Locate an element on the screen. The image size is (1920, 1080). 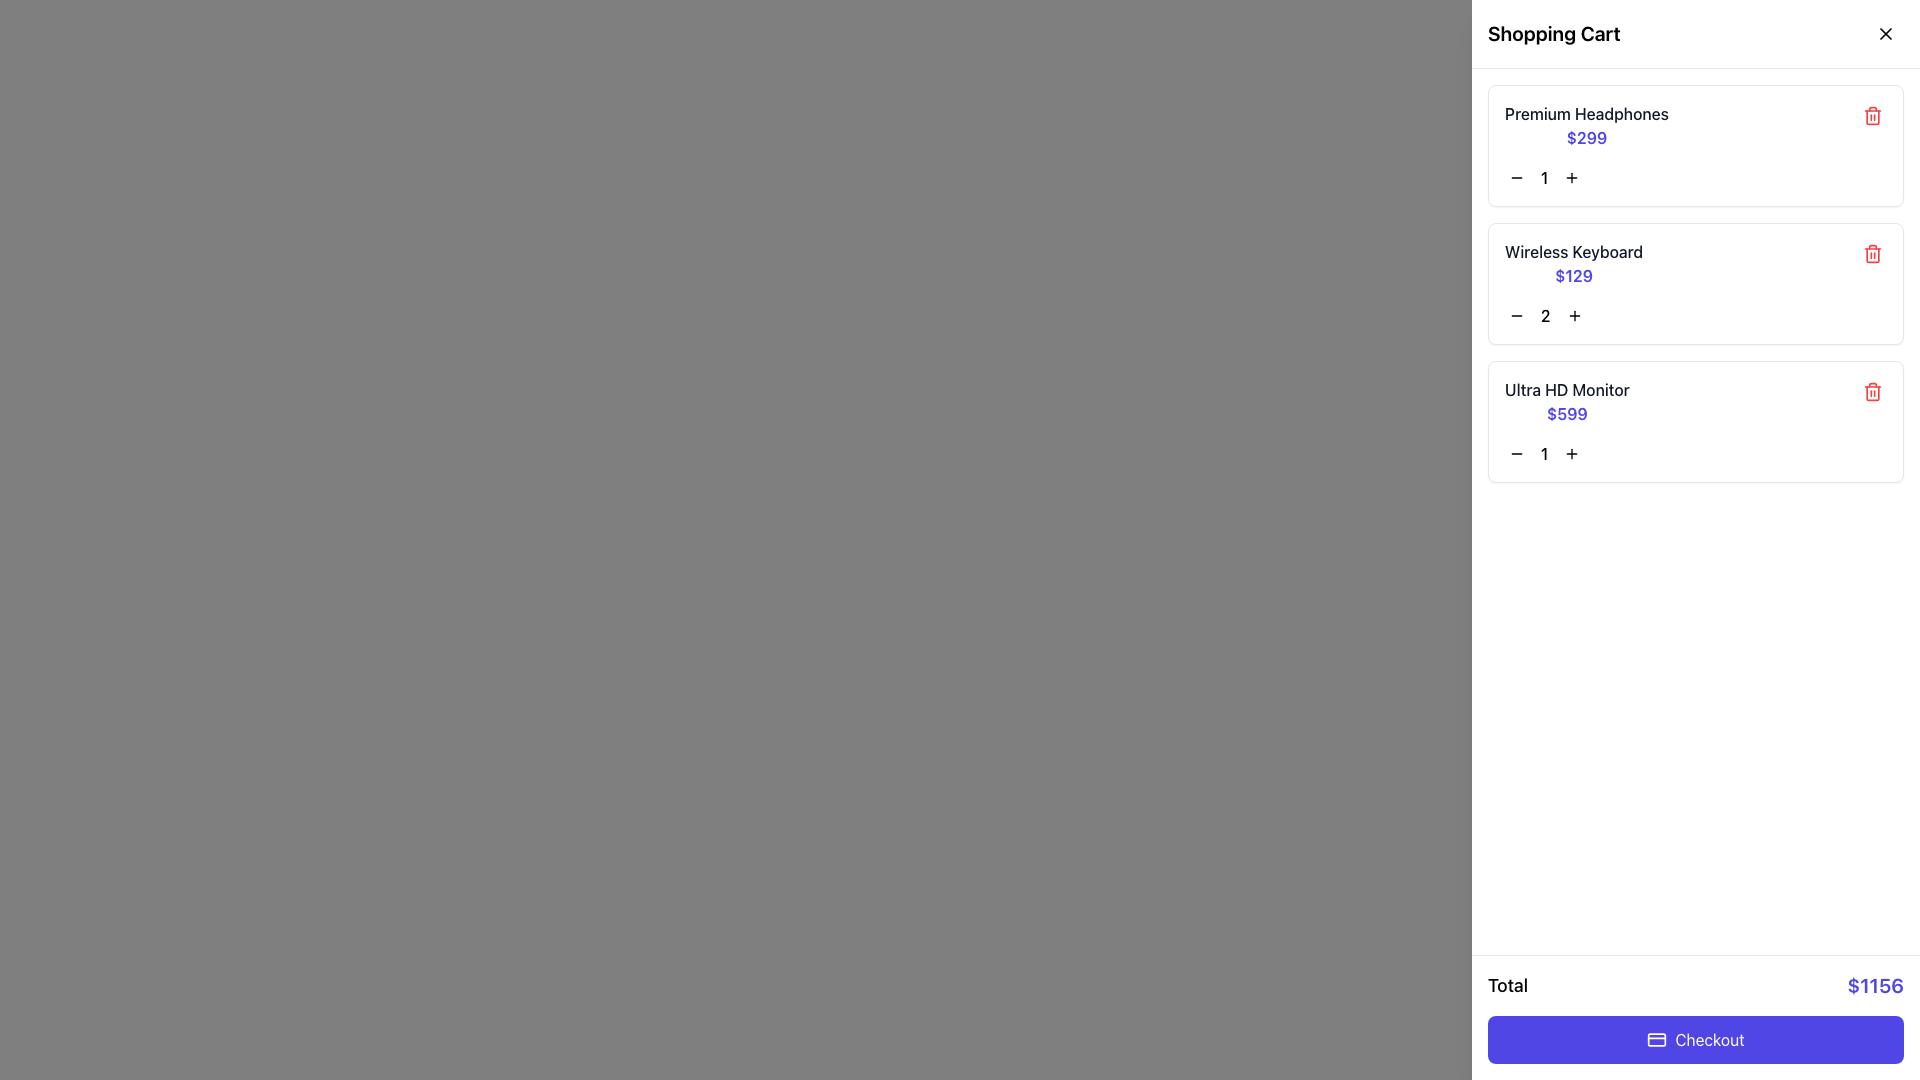
the static numeric display that shows the current quantity of a specific item in the shopping cart, located between the minus and plus buttons is located at coordinates (1544, 315).